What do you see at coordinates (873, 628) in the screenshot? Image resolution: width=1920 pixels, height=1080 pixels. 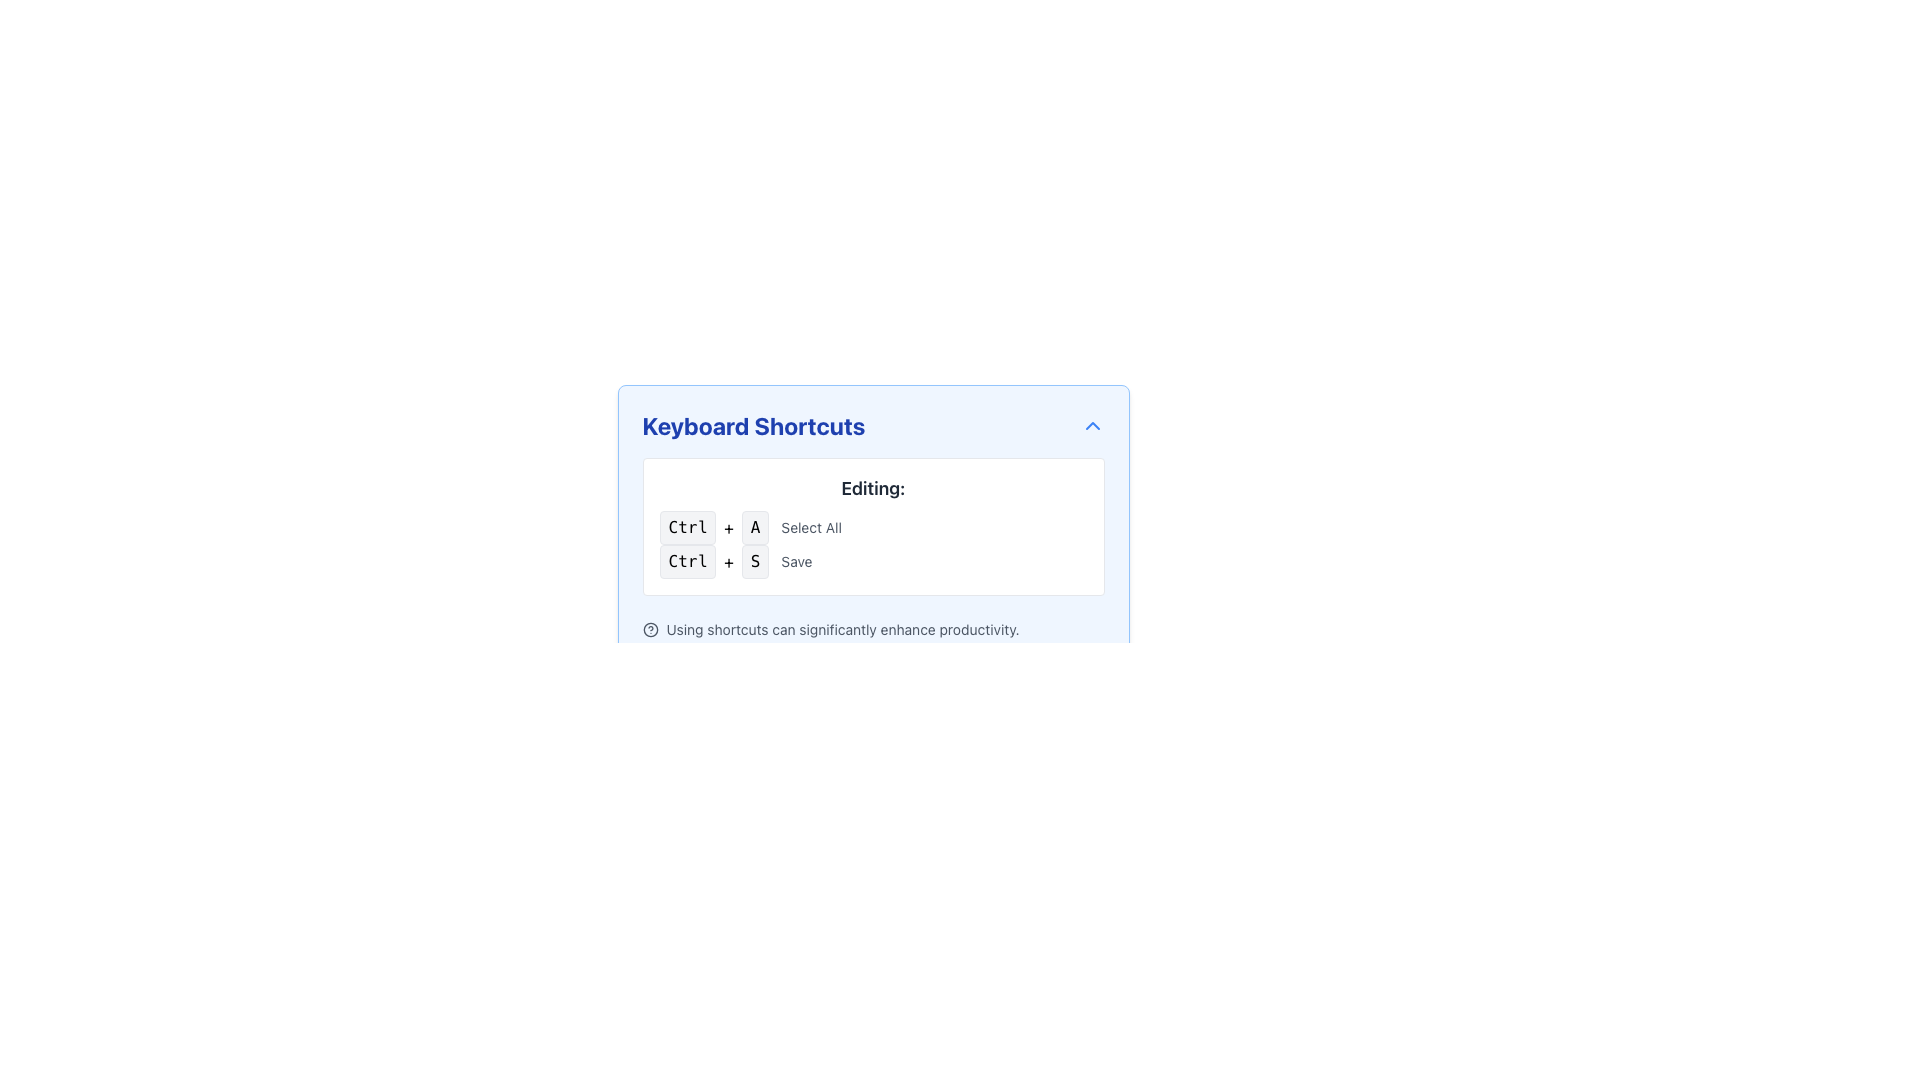 I see `the help icon located at the bottom of the 'Keyboard Shortcuts' section, which provides users with productivity advice regarding shortcut usage` at bounding box center [873, 628].